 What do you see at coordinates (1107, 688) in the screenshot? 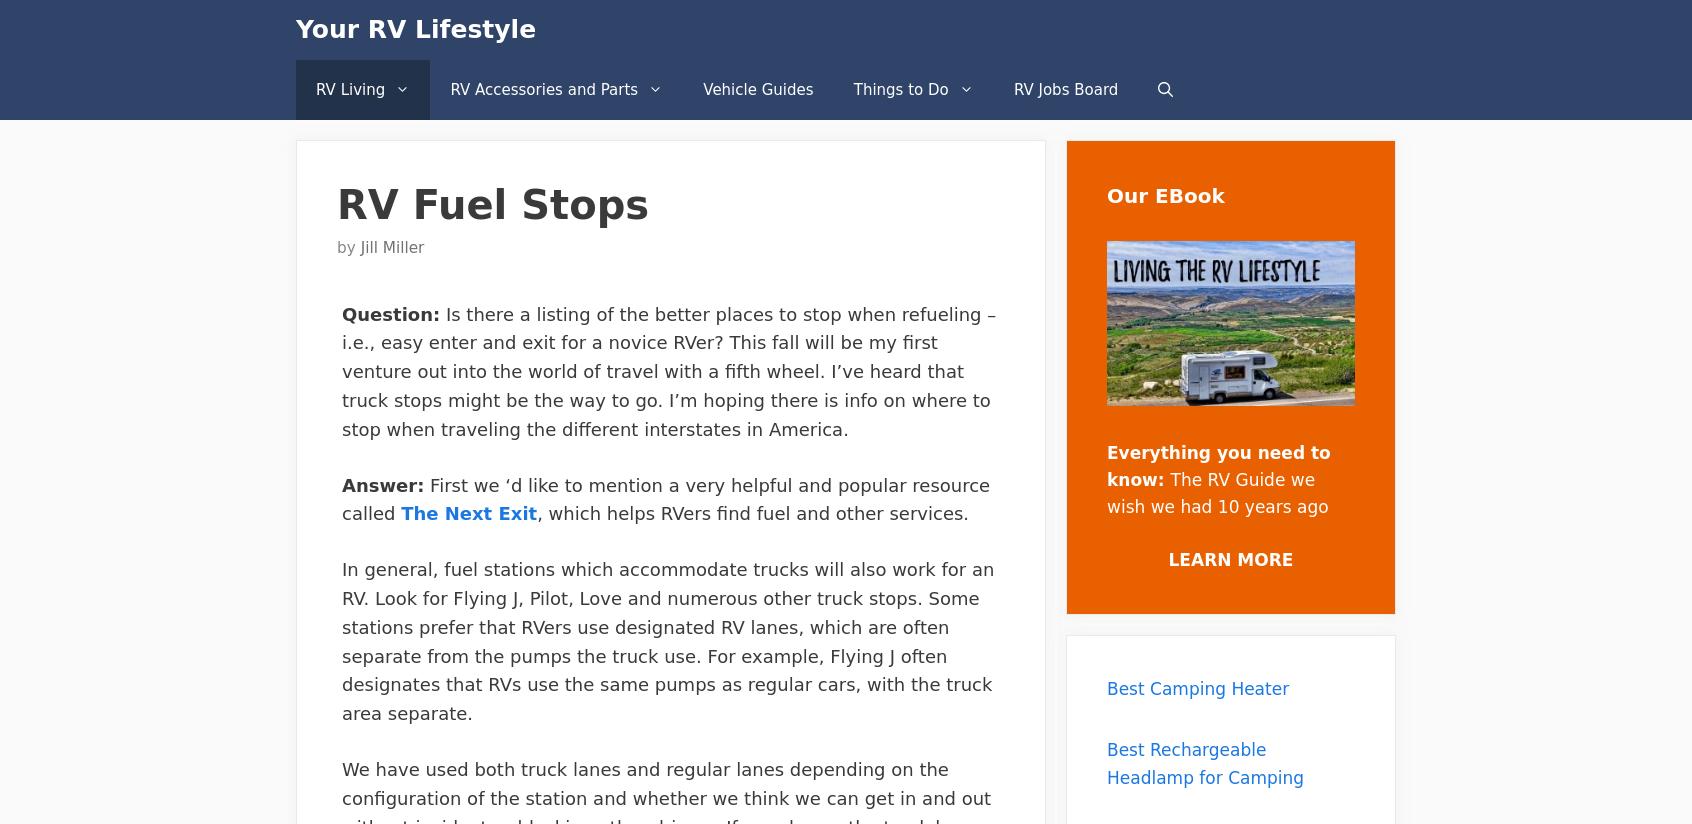
I see `'Best Camping Heater'` at bounding box center [1107, 688].